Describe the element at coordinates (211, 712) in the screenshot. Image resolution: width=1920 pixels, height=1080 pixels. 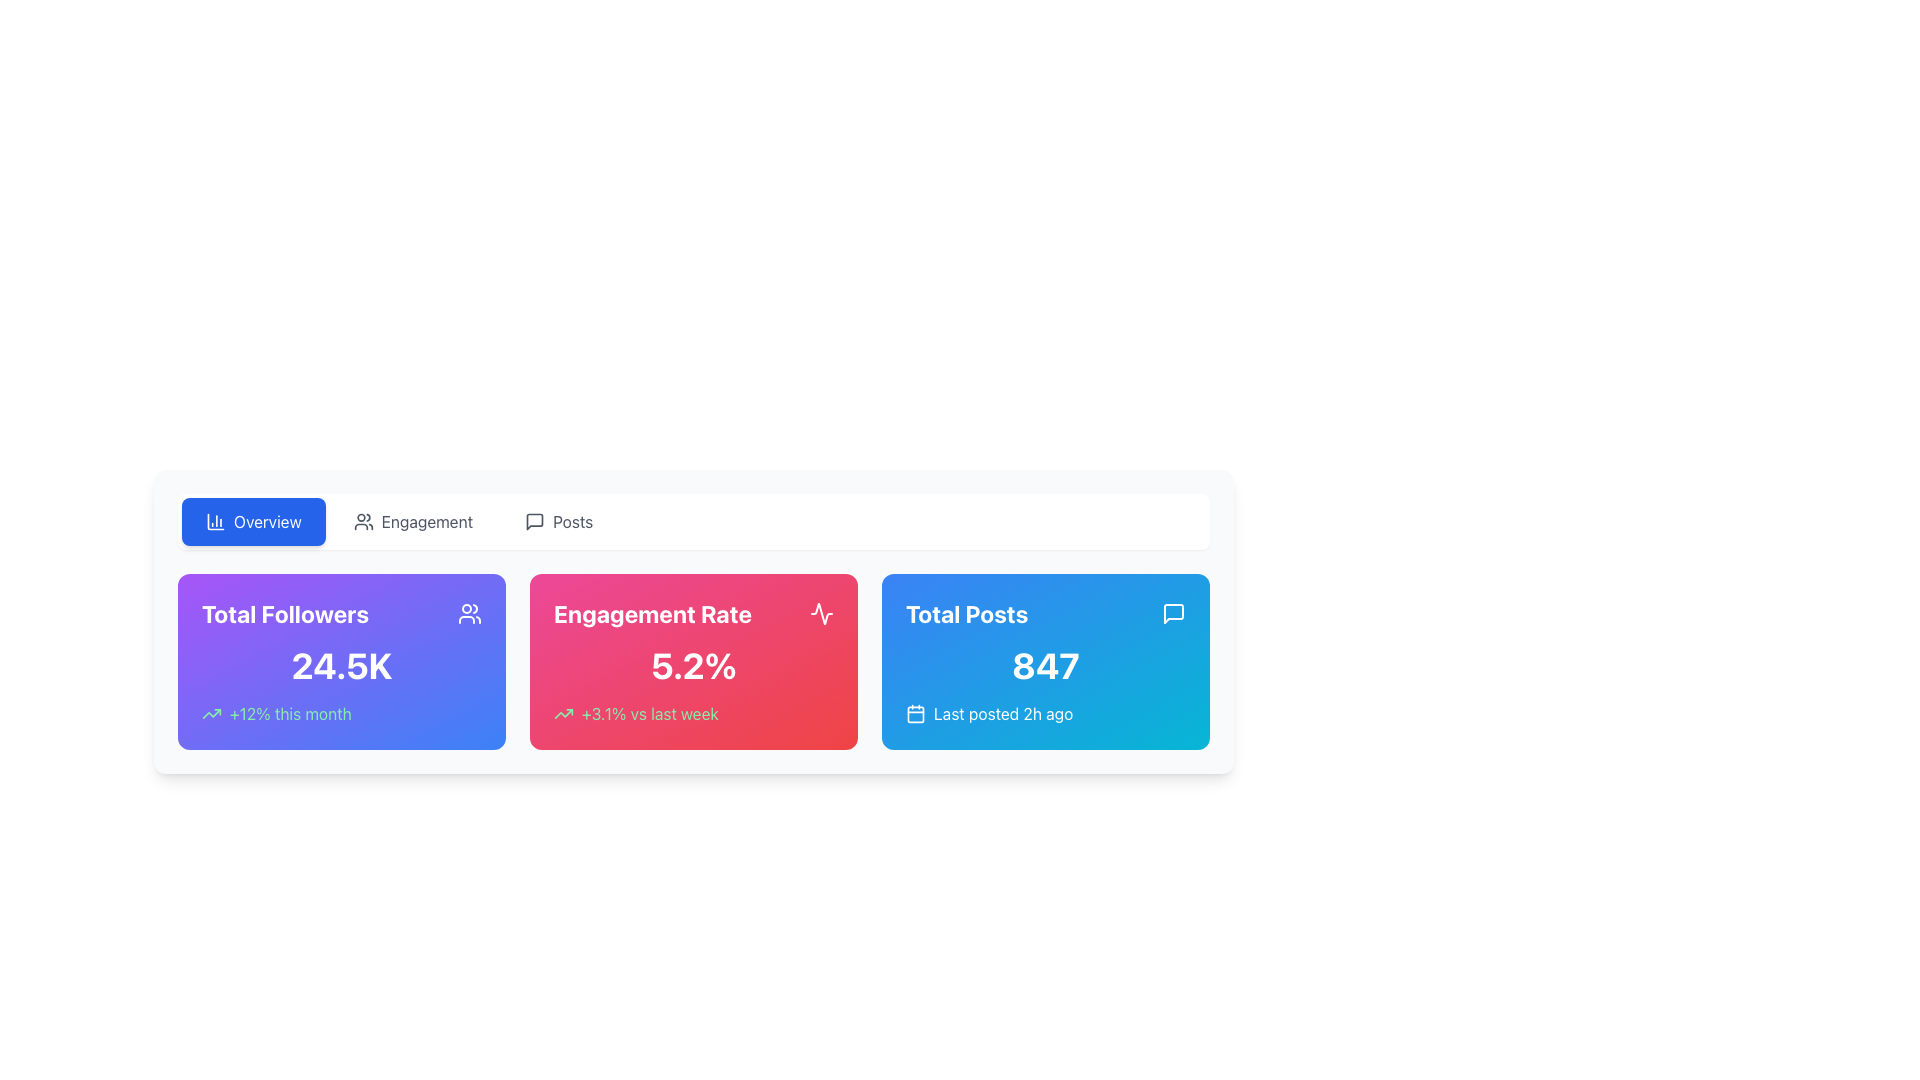
I see `the positive trend icon located in the upper-right corner of the second card from the left in the second row of the dashboard` at that location.